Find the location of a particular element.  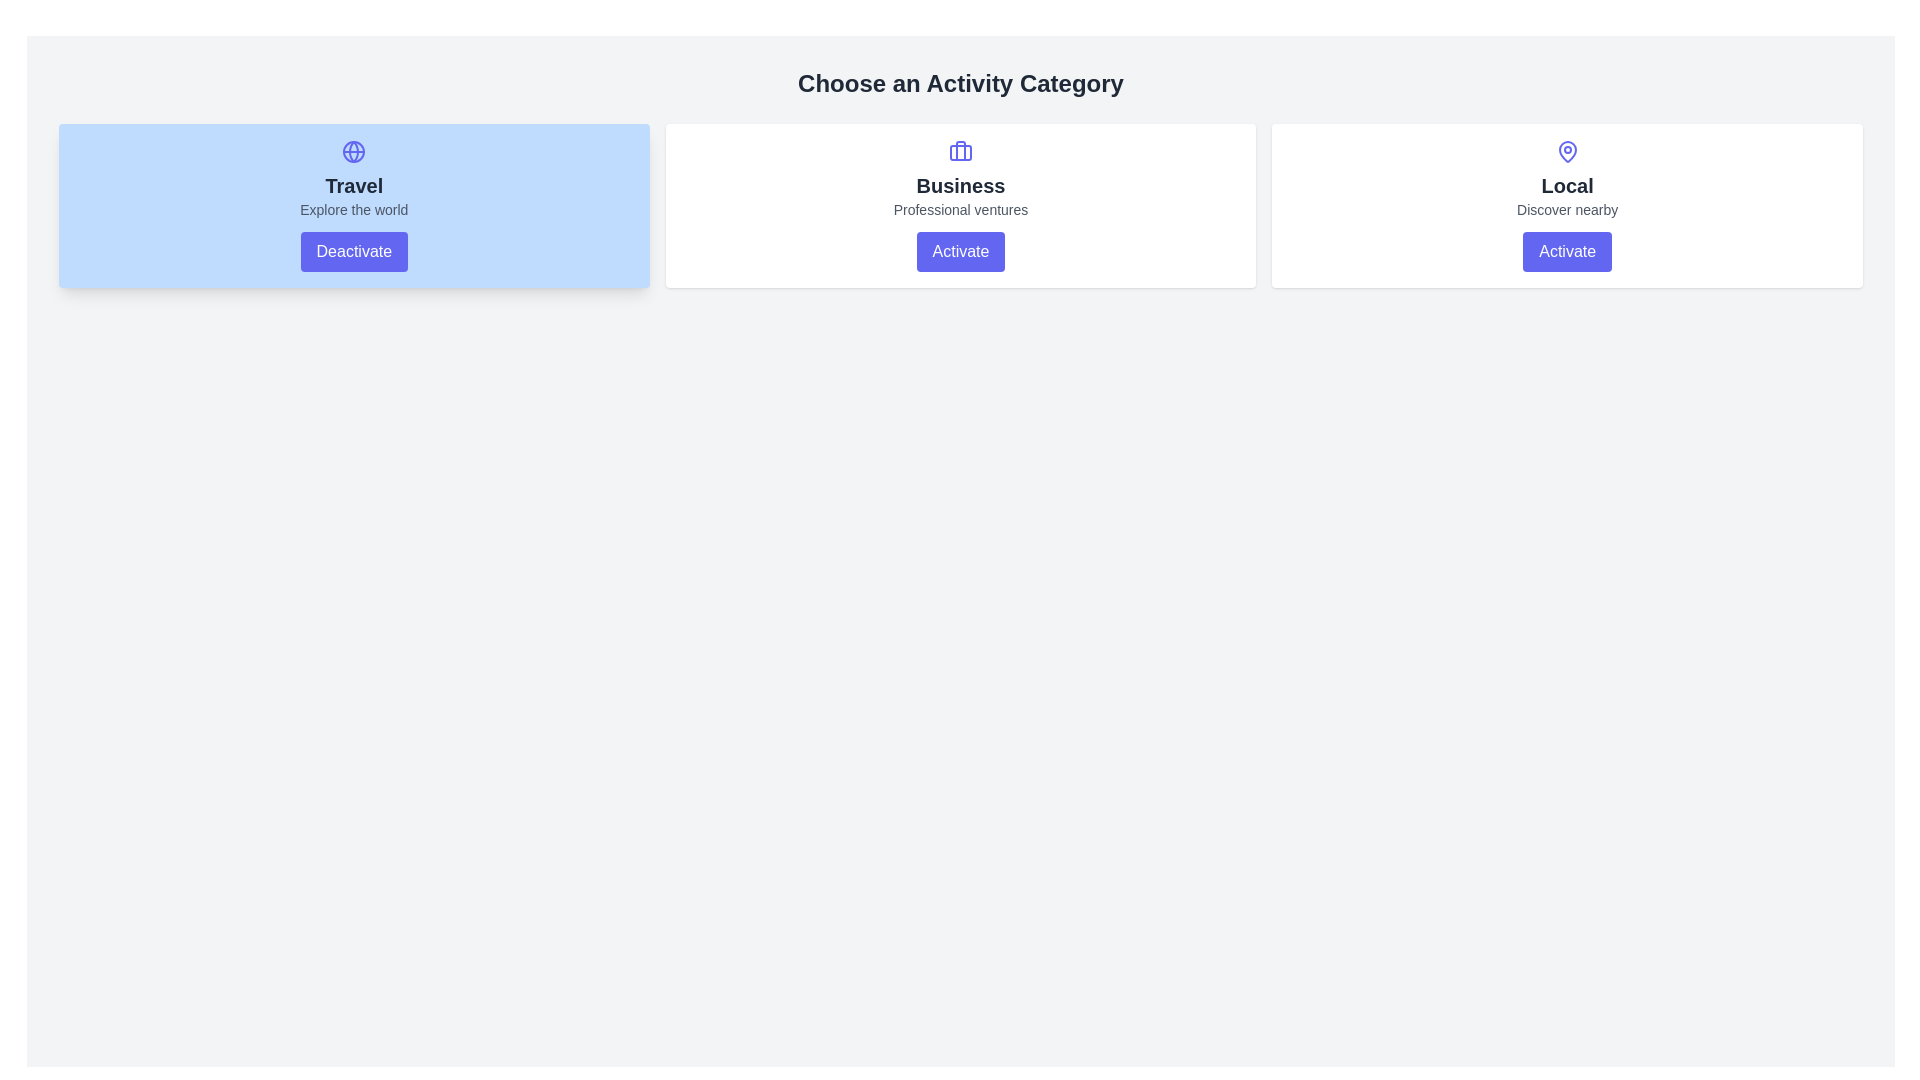

the graphical map pin icon located in the 'Local' section, which serves as a central visual cue for that section is located at coordinates (1566, 150).